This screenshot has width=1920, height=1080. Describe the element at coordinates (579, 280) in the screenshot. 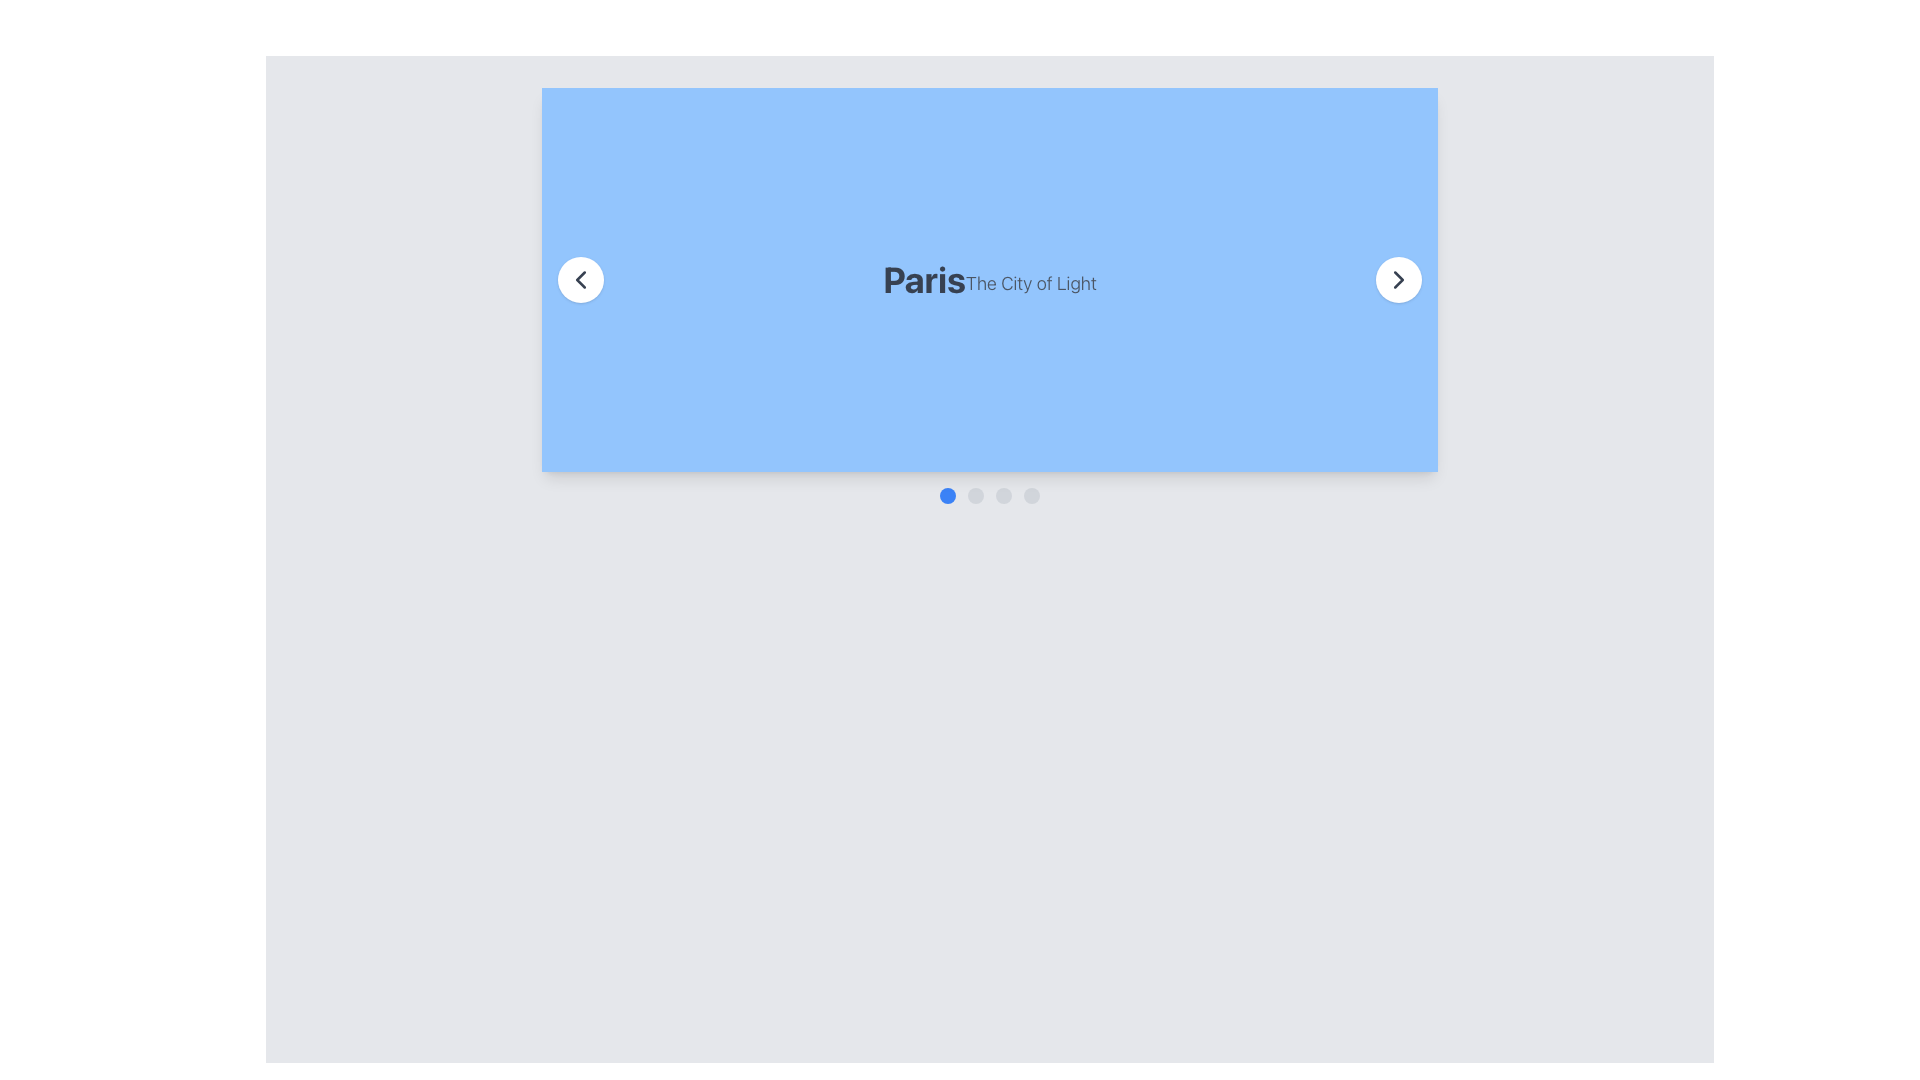

I see `the left-pointing chevron icon within the circular button on the left side of the 'Paris' section` at that location.